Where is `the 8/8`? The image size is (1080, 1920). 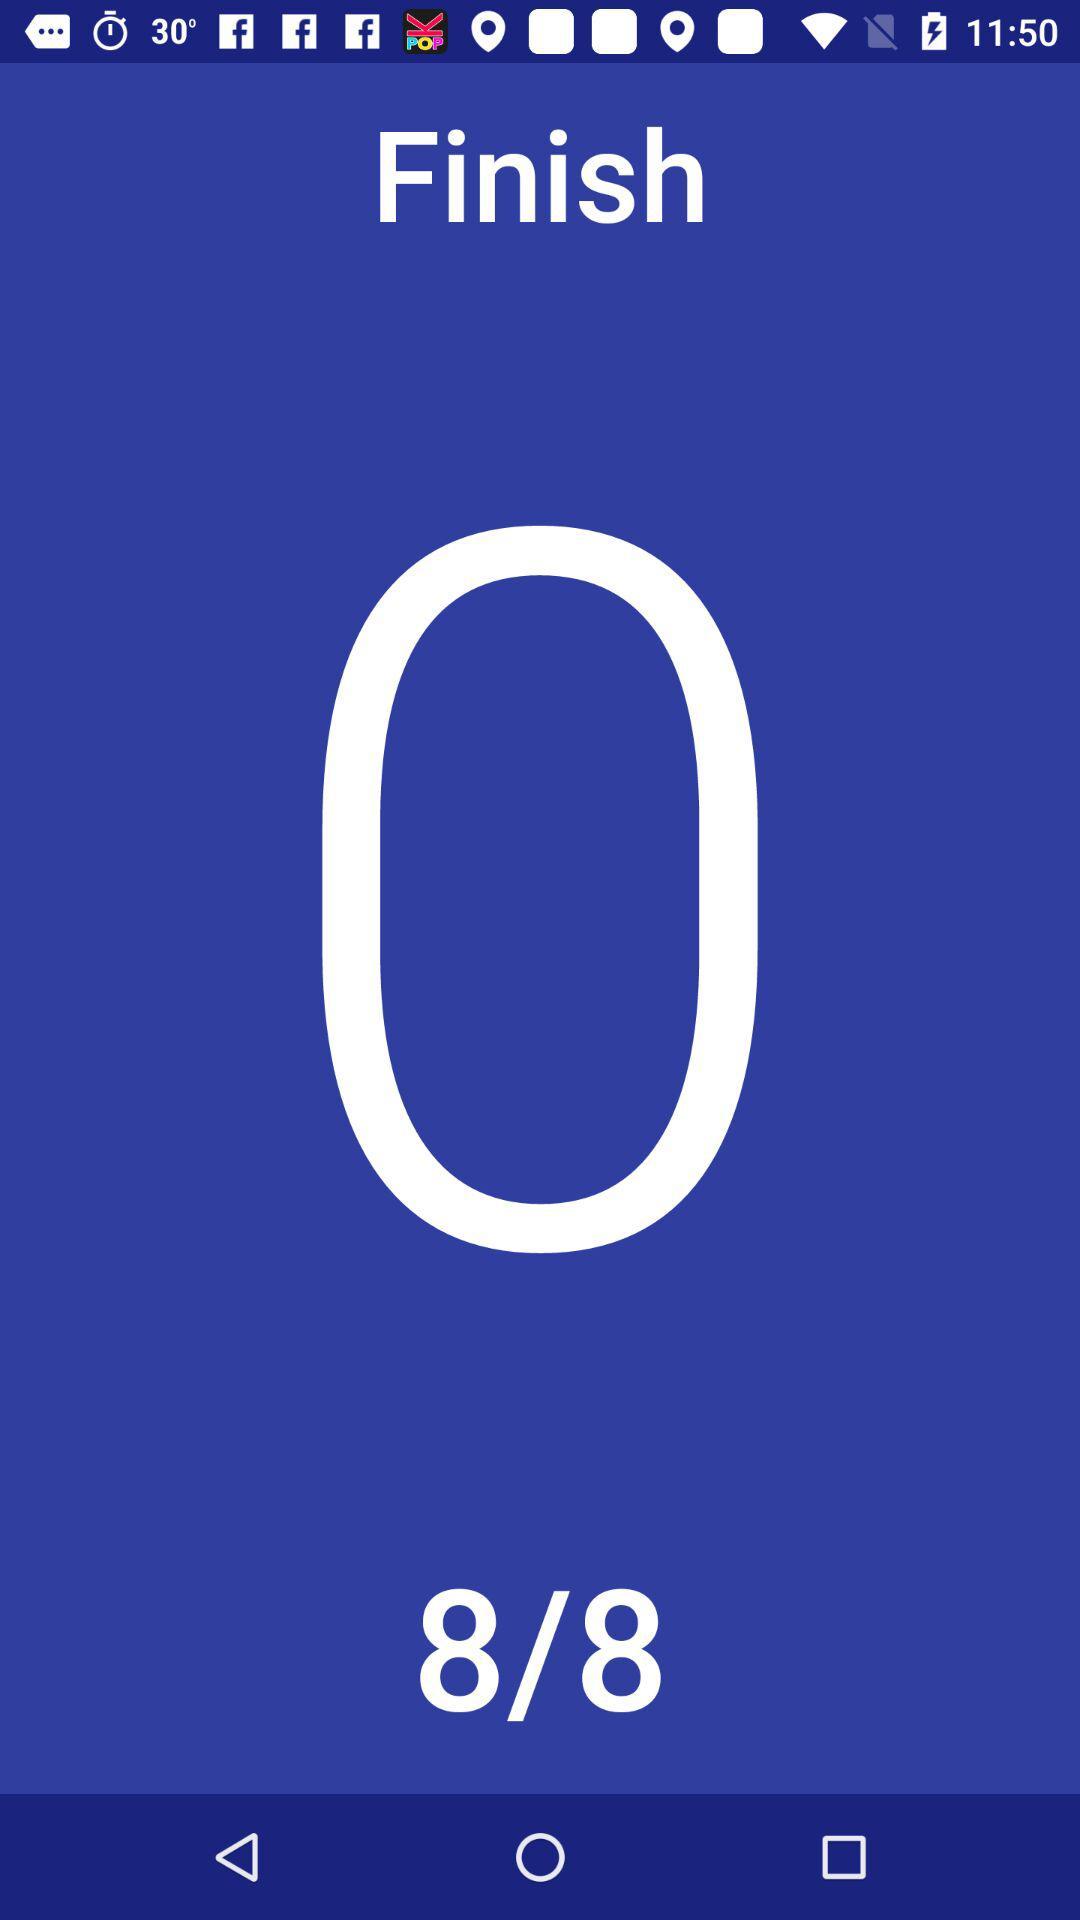
the 8/8 is located at coordinates (540, 1653).